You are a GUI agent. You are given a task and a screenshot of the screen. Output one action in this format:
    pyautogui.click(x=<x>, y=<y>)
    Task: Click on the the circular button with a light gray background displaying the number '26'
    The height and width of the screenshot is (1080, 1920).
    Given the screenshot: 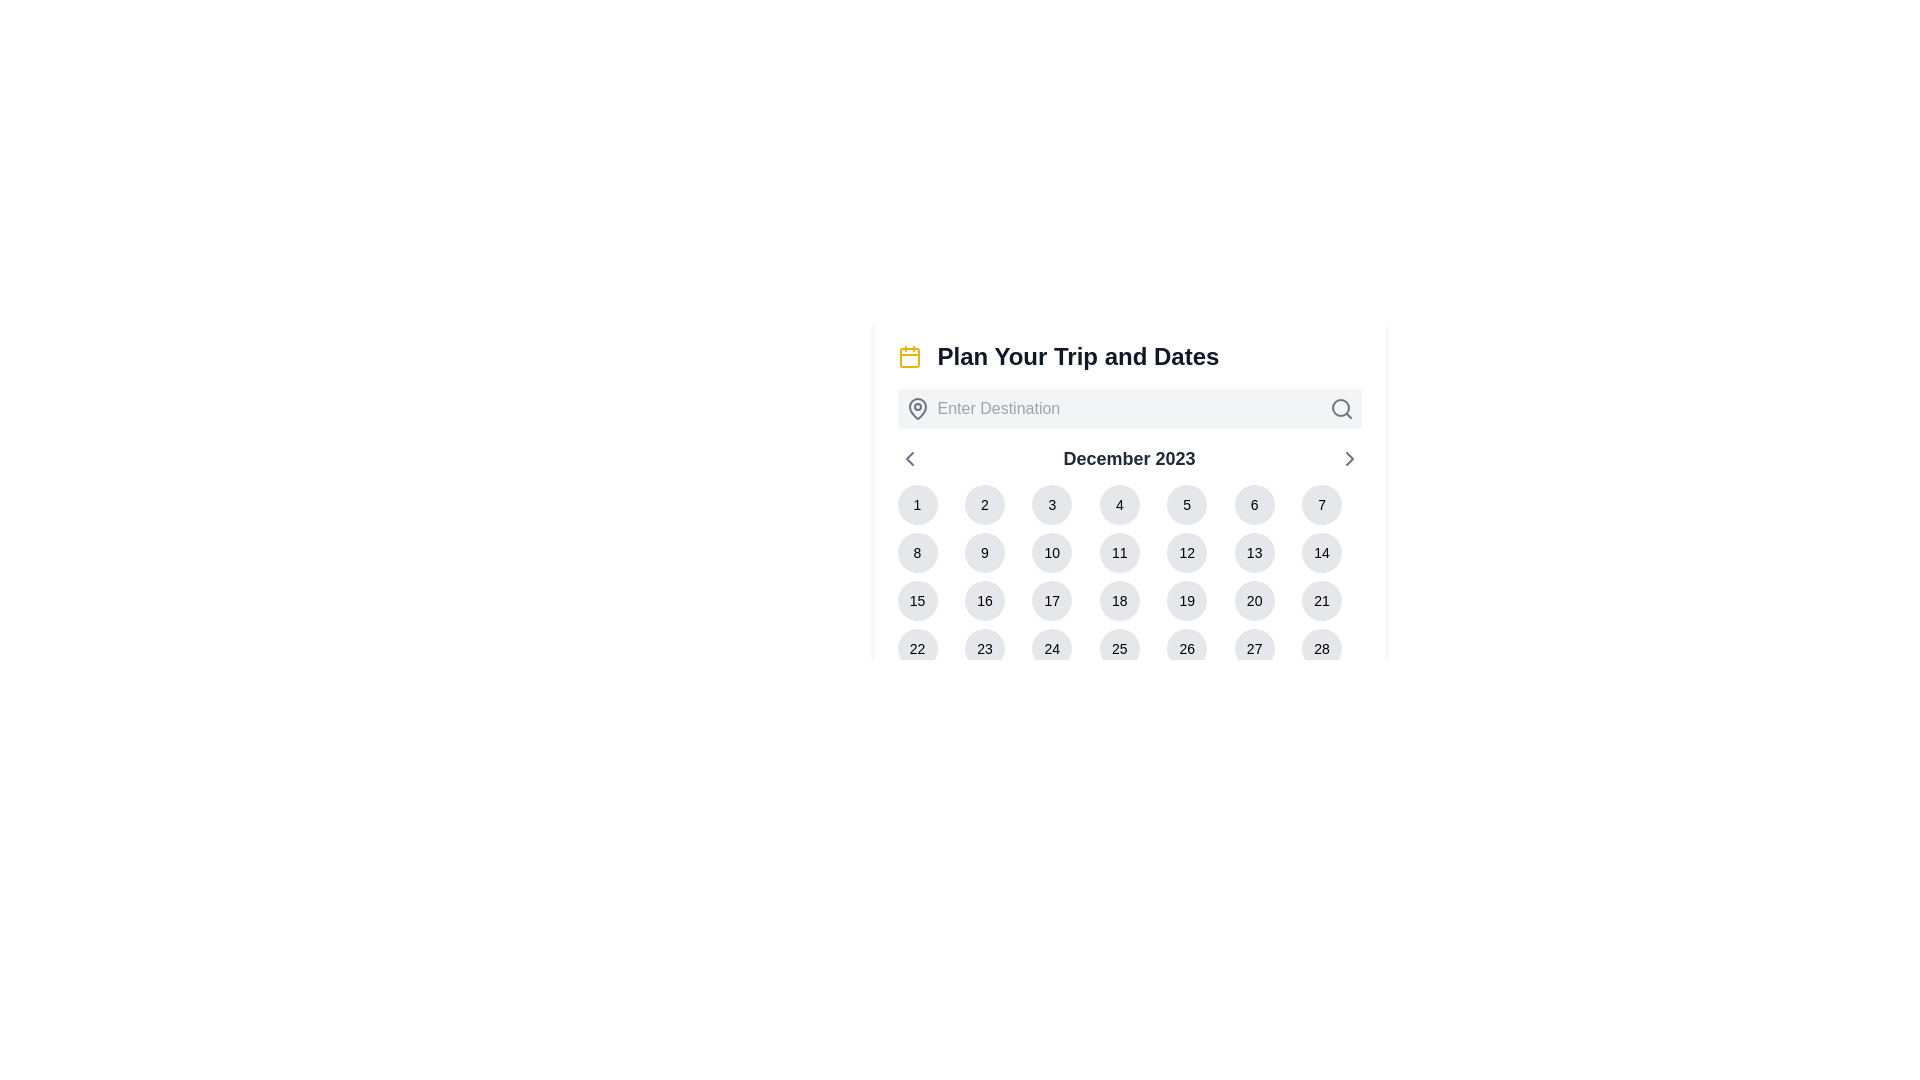 What is the action you would take?
    pyautogui.click(x=1187, y=648)
    